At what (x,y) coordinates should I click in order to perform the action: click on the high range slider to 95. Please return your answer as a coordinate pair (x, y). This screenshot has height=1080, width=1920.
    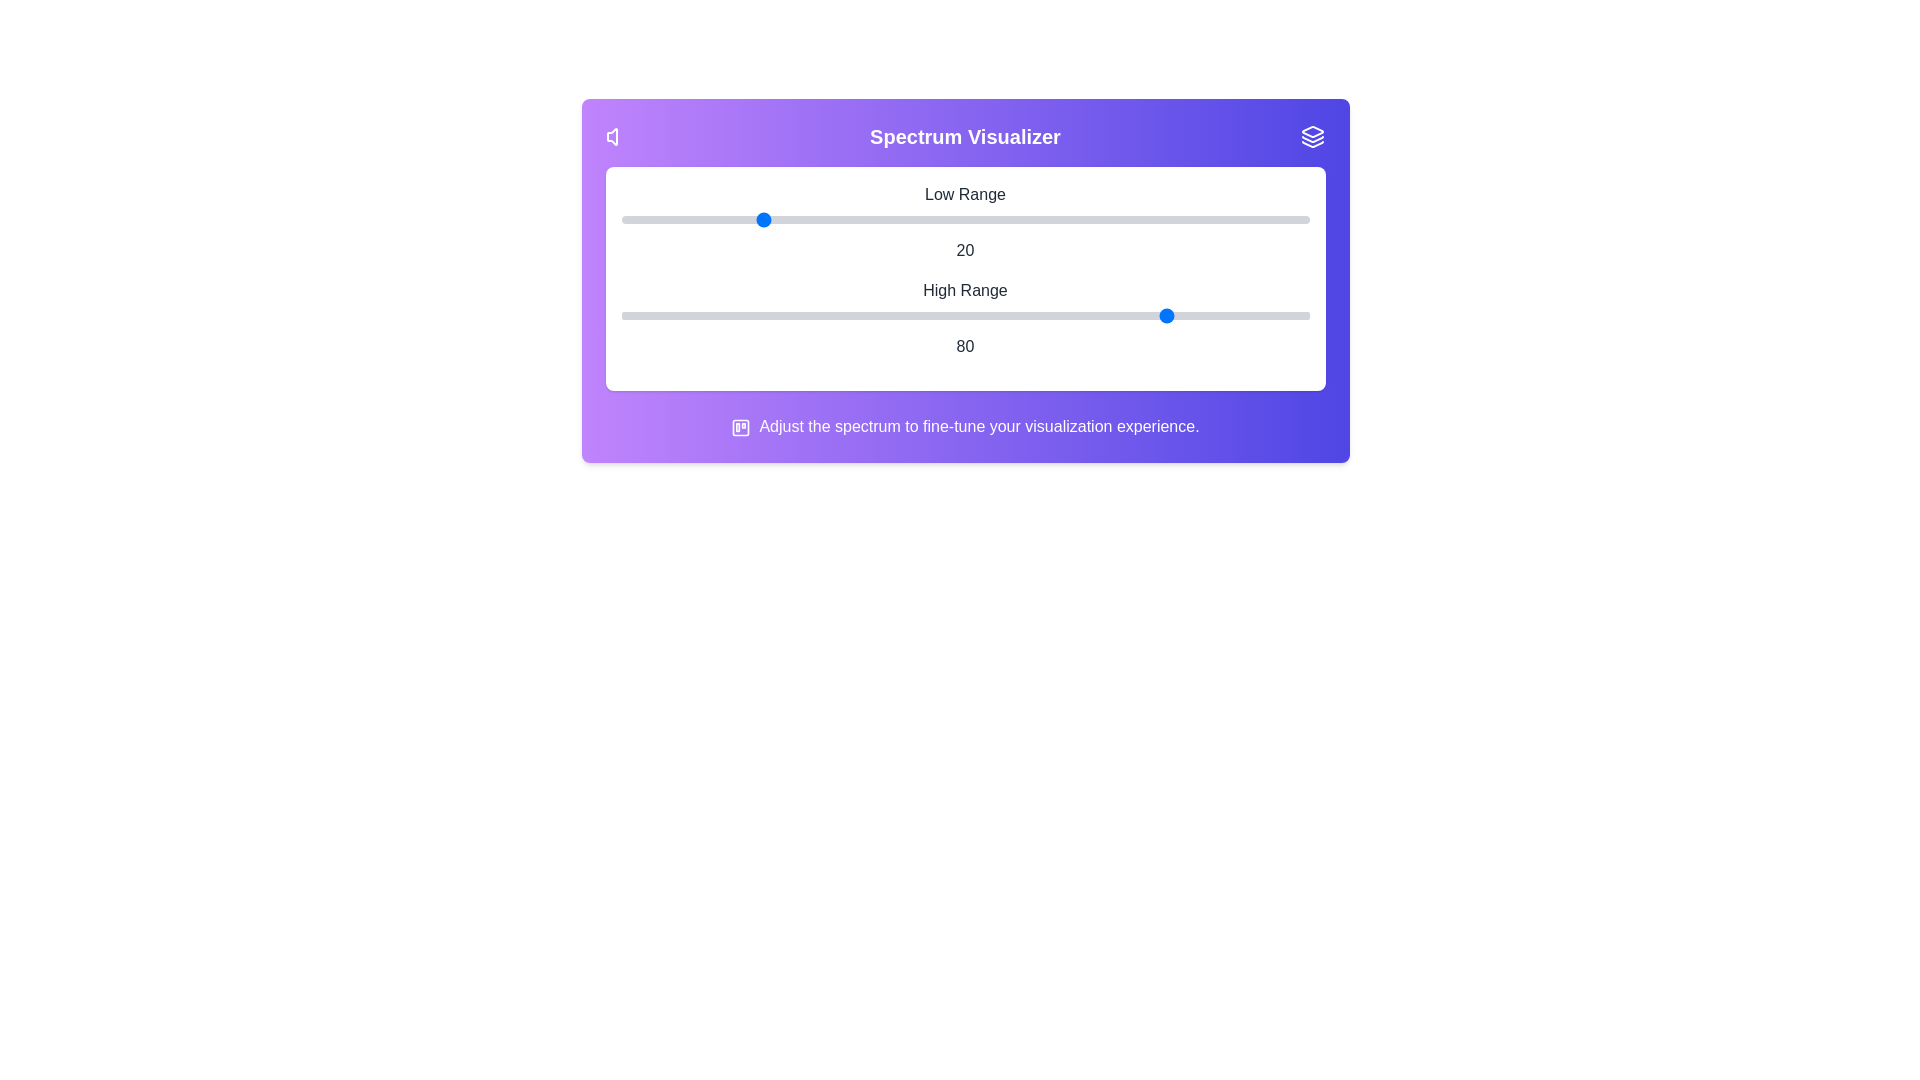
    Looking at the image, I should click on (1274, 315).